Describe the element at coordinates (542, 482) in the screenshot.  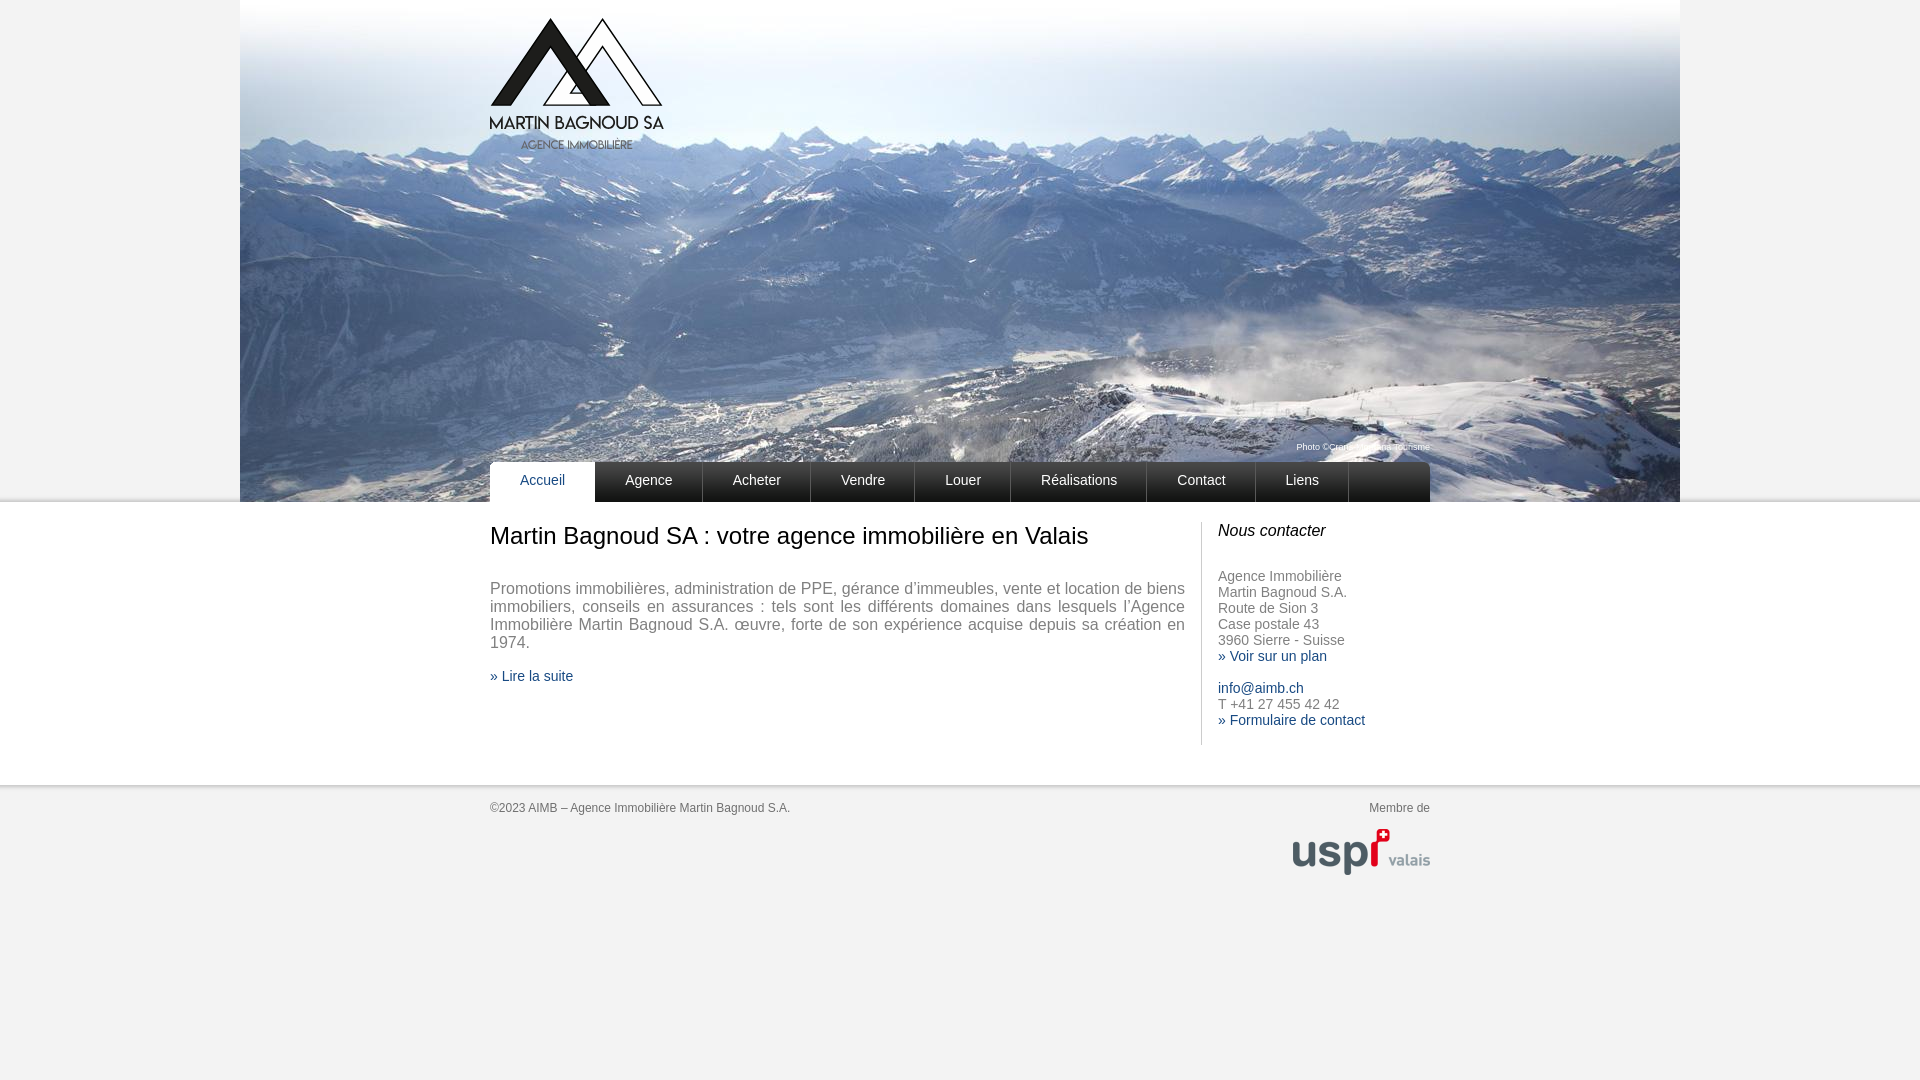
I see `'Accueil'` at that location.